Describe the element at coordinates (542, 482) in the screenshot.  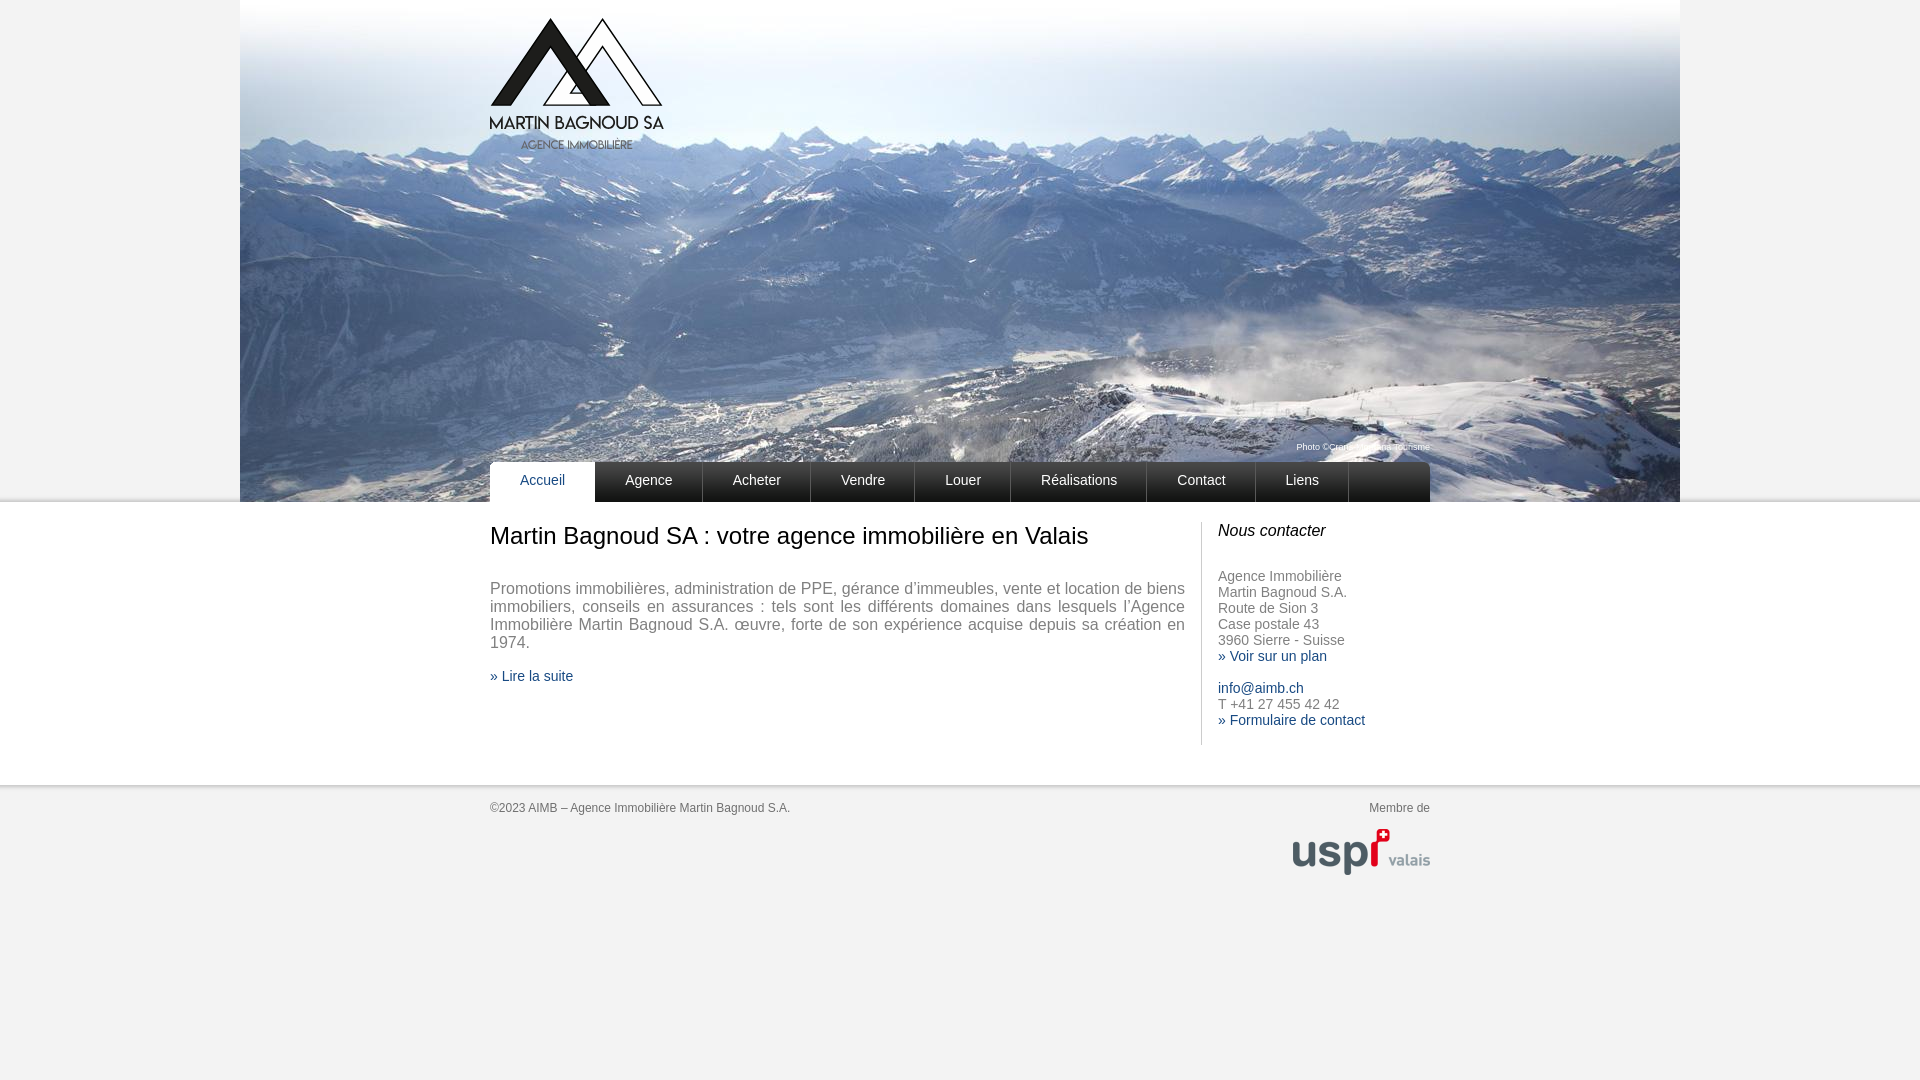
I see `'Accueil'` at that location.